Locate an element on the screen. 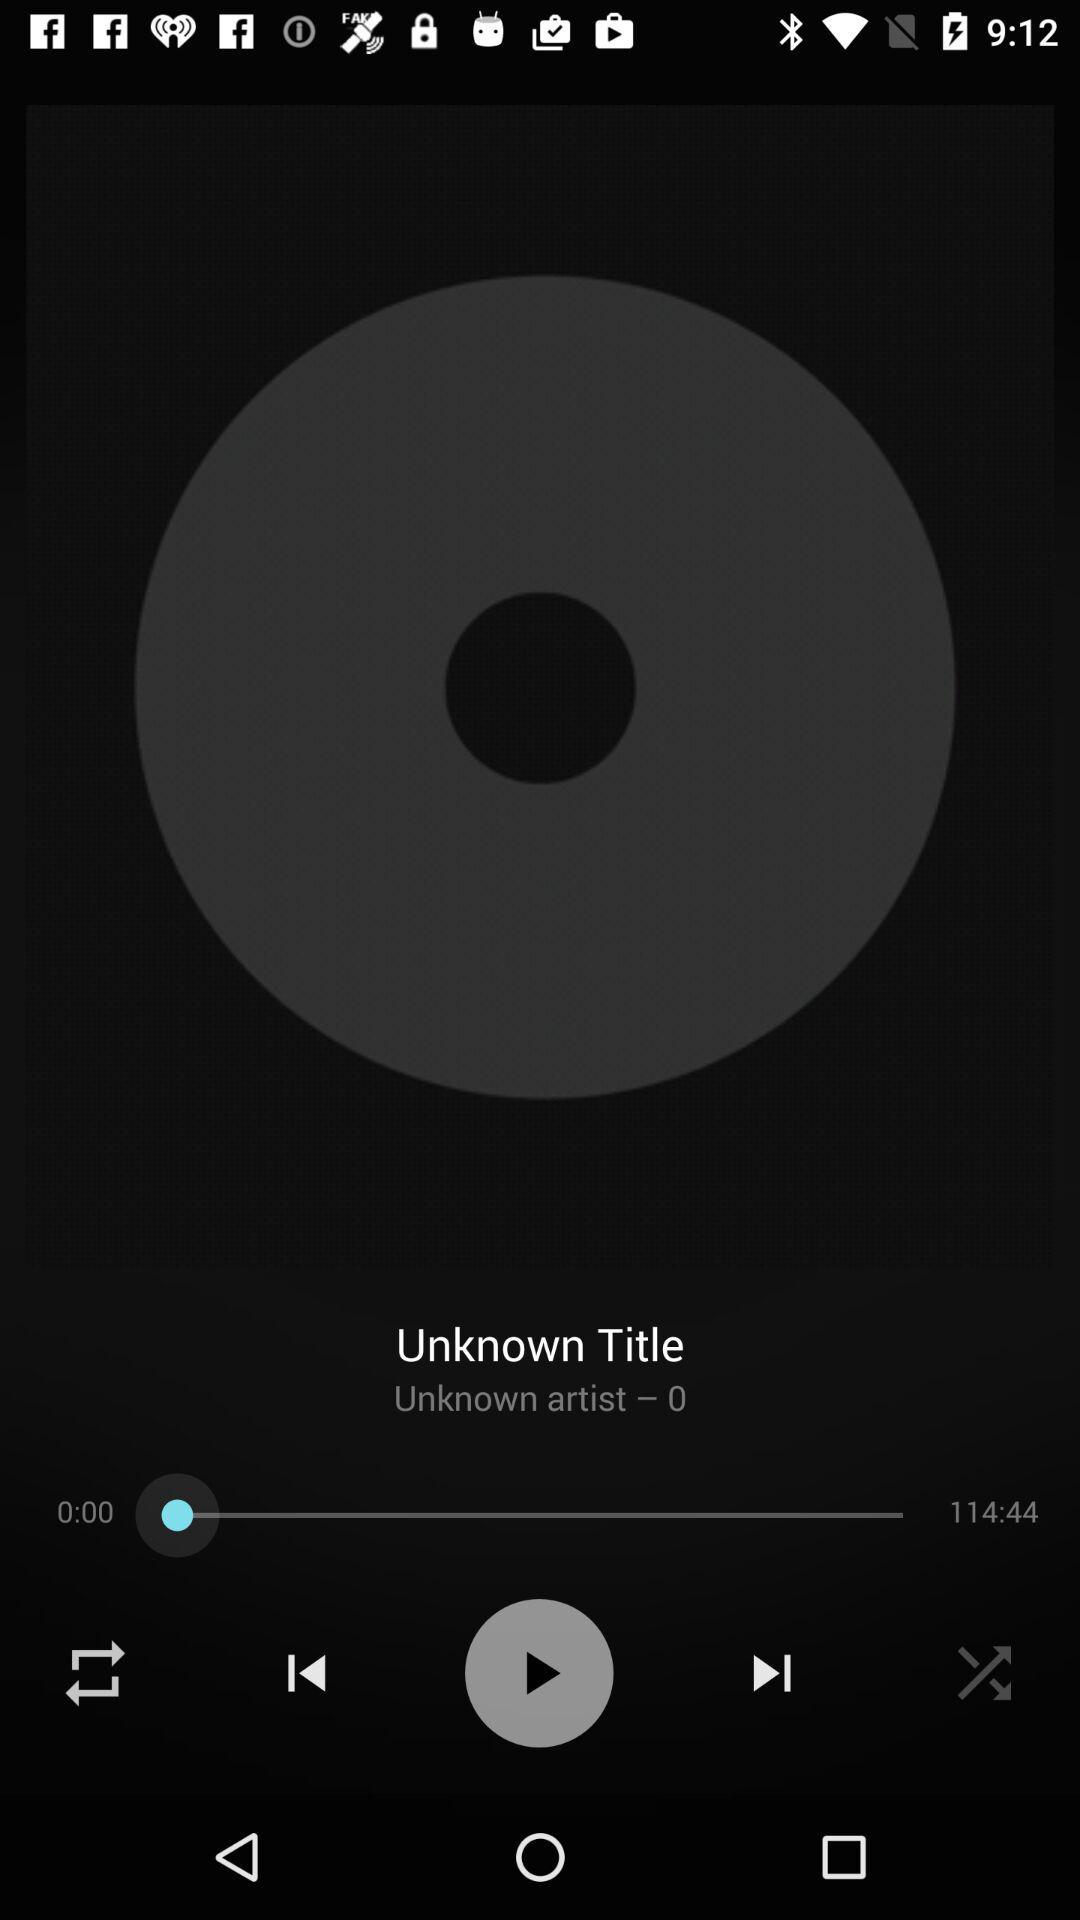  the play icon is located at coordinates (538, 1673).